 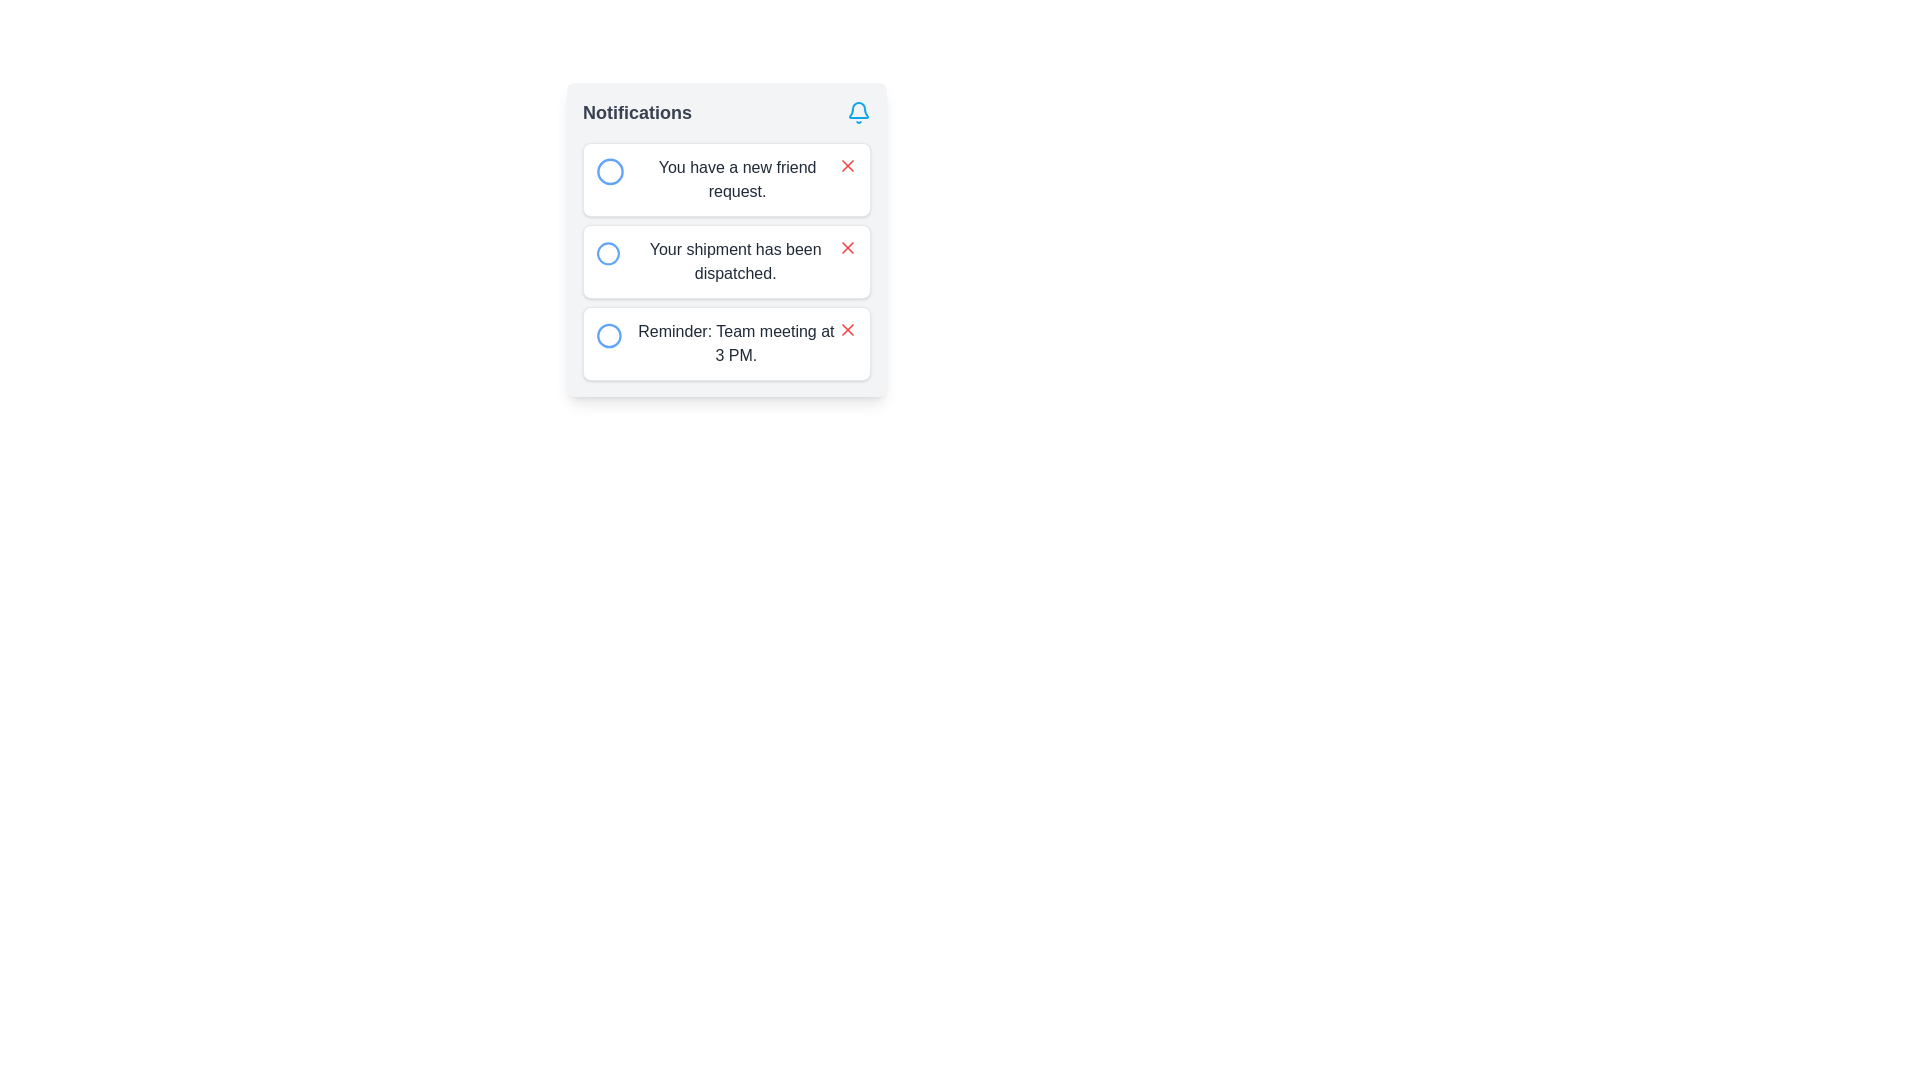 I want to click on the delete button associated with the notification message 'Reminder: Team meeting at 3 PM', located on the far right end of the notification row, so click(x=848, y=329).